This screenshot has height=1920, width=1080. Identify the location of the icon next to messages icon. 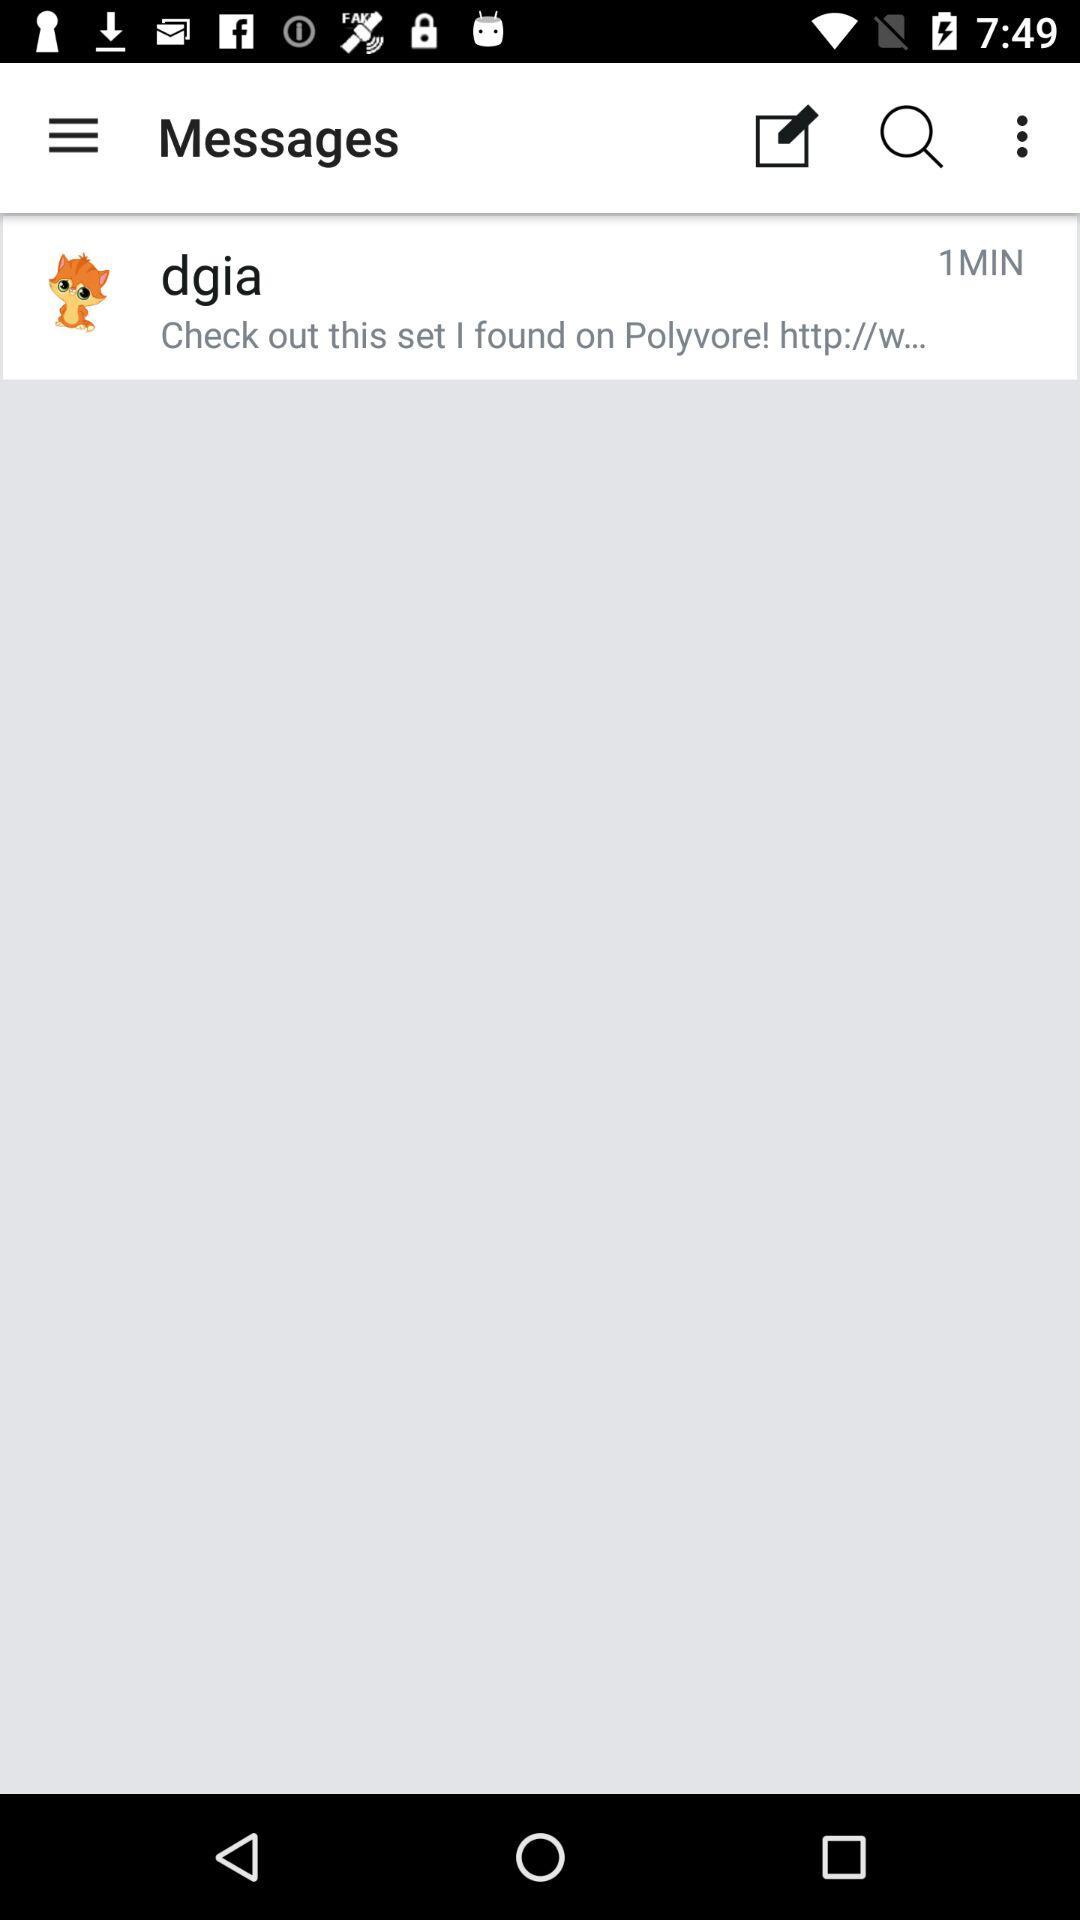
(72, 135).